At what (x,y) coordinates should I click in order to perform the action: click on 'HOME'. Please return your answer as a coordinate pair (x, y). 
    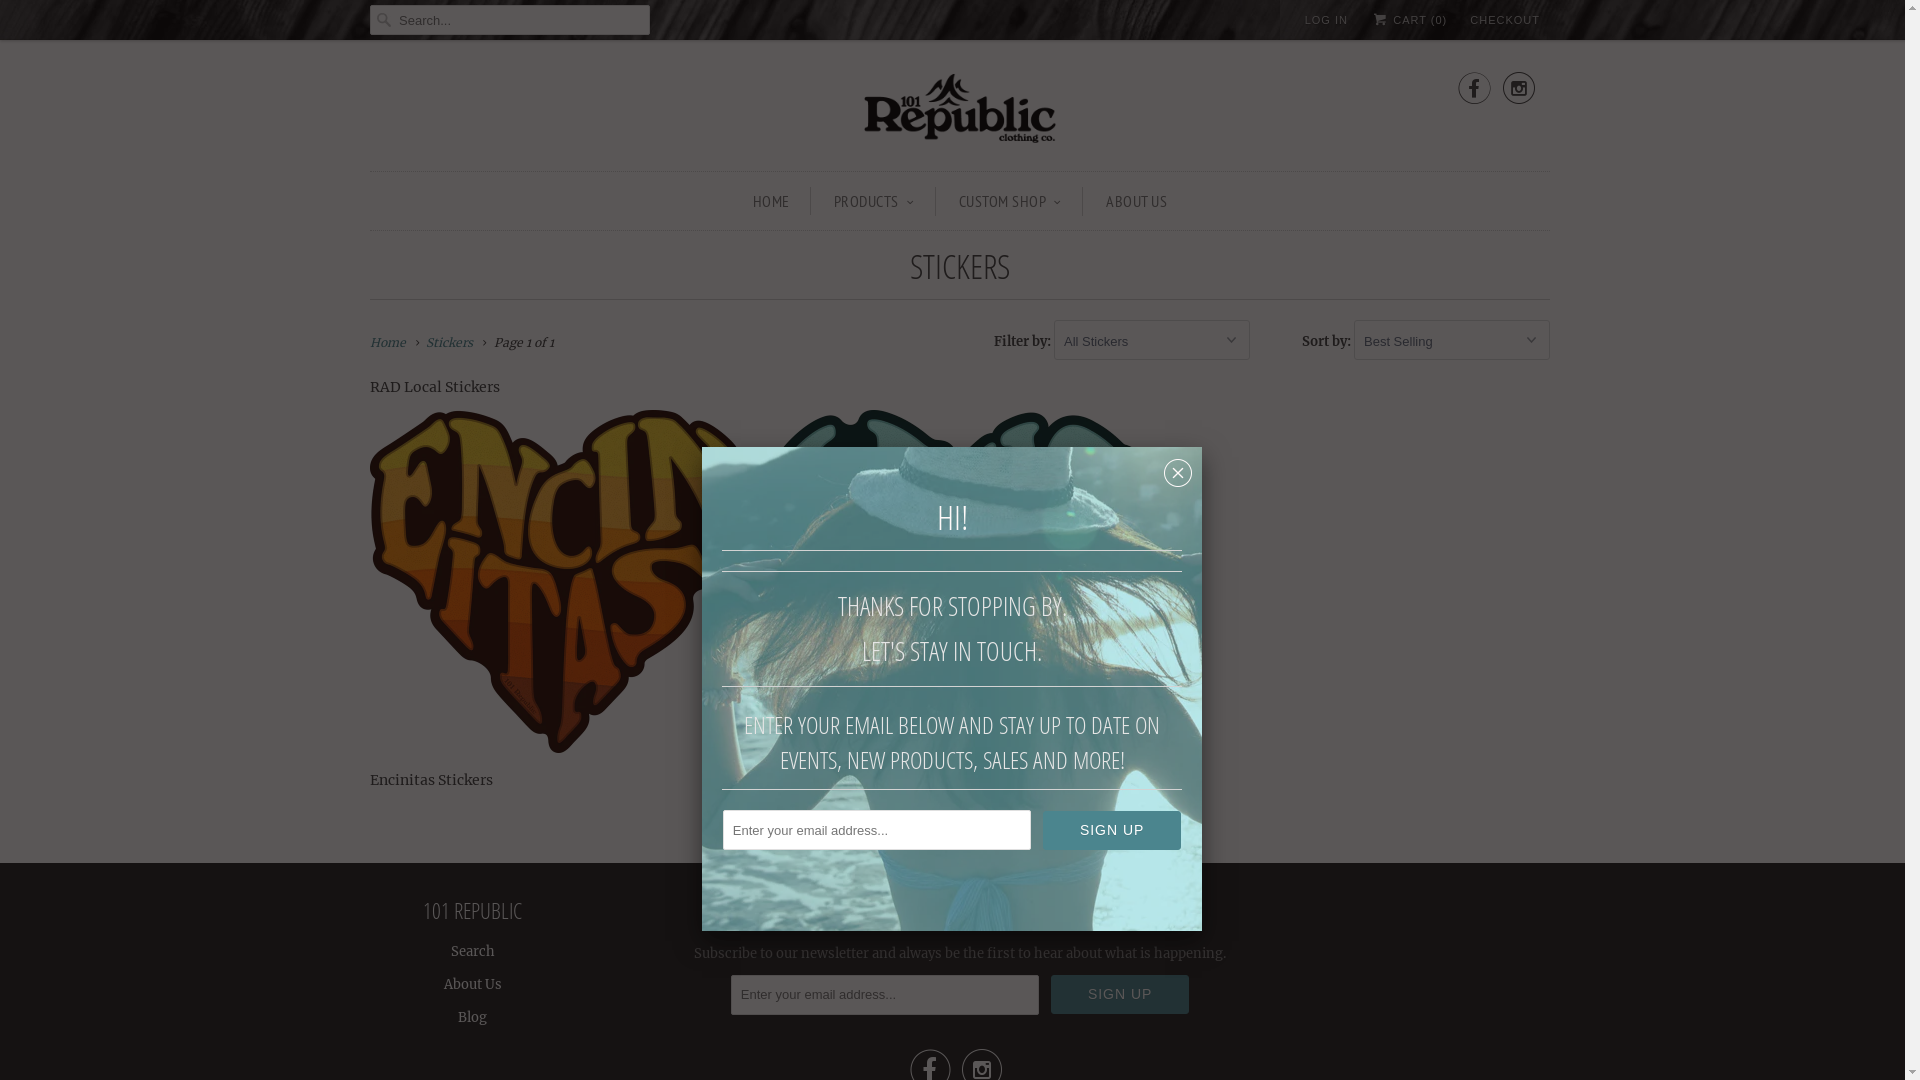
    Looking at the image, I should click on (752, 200).